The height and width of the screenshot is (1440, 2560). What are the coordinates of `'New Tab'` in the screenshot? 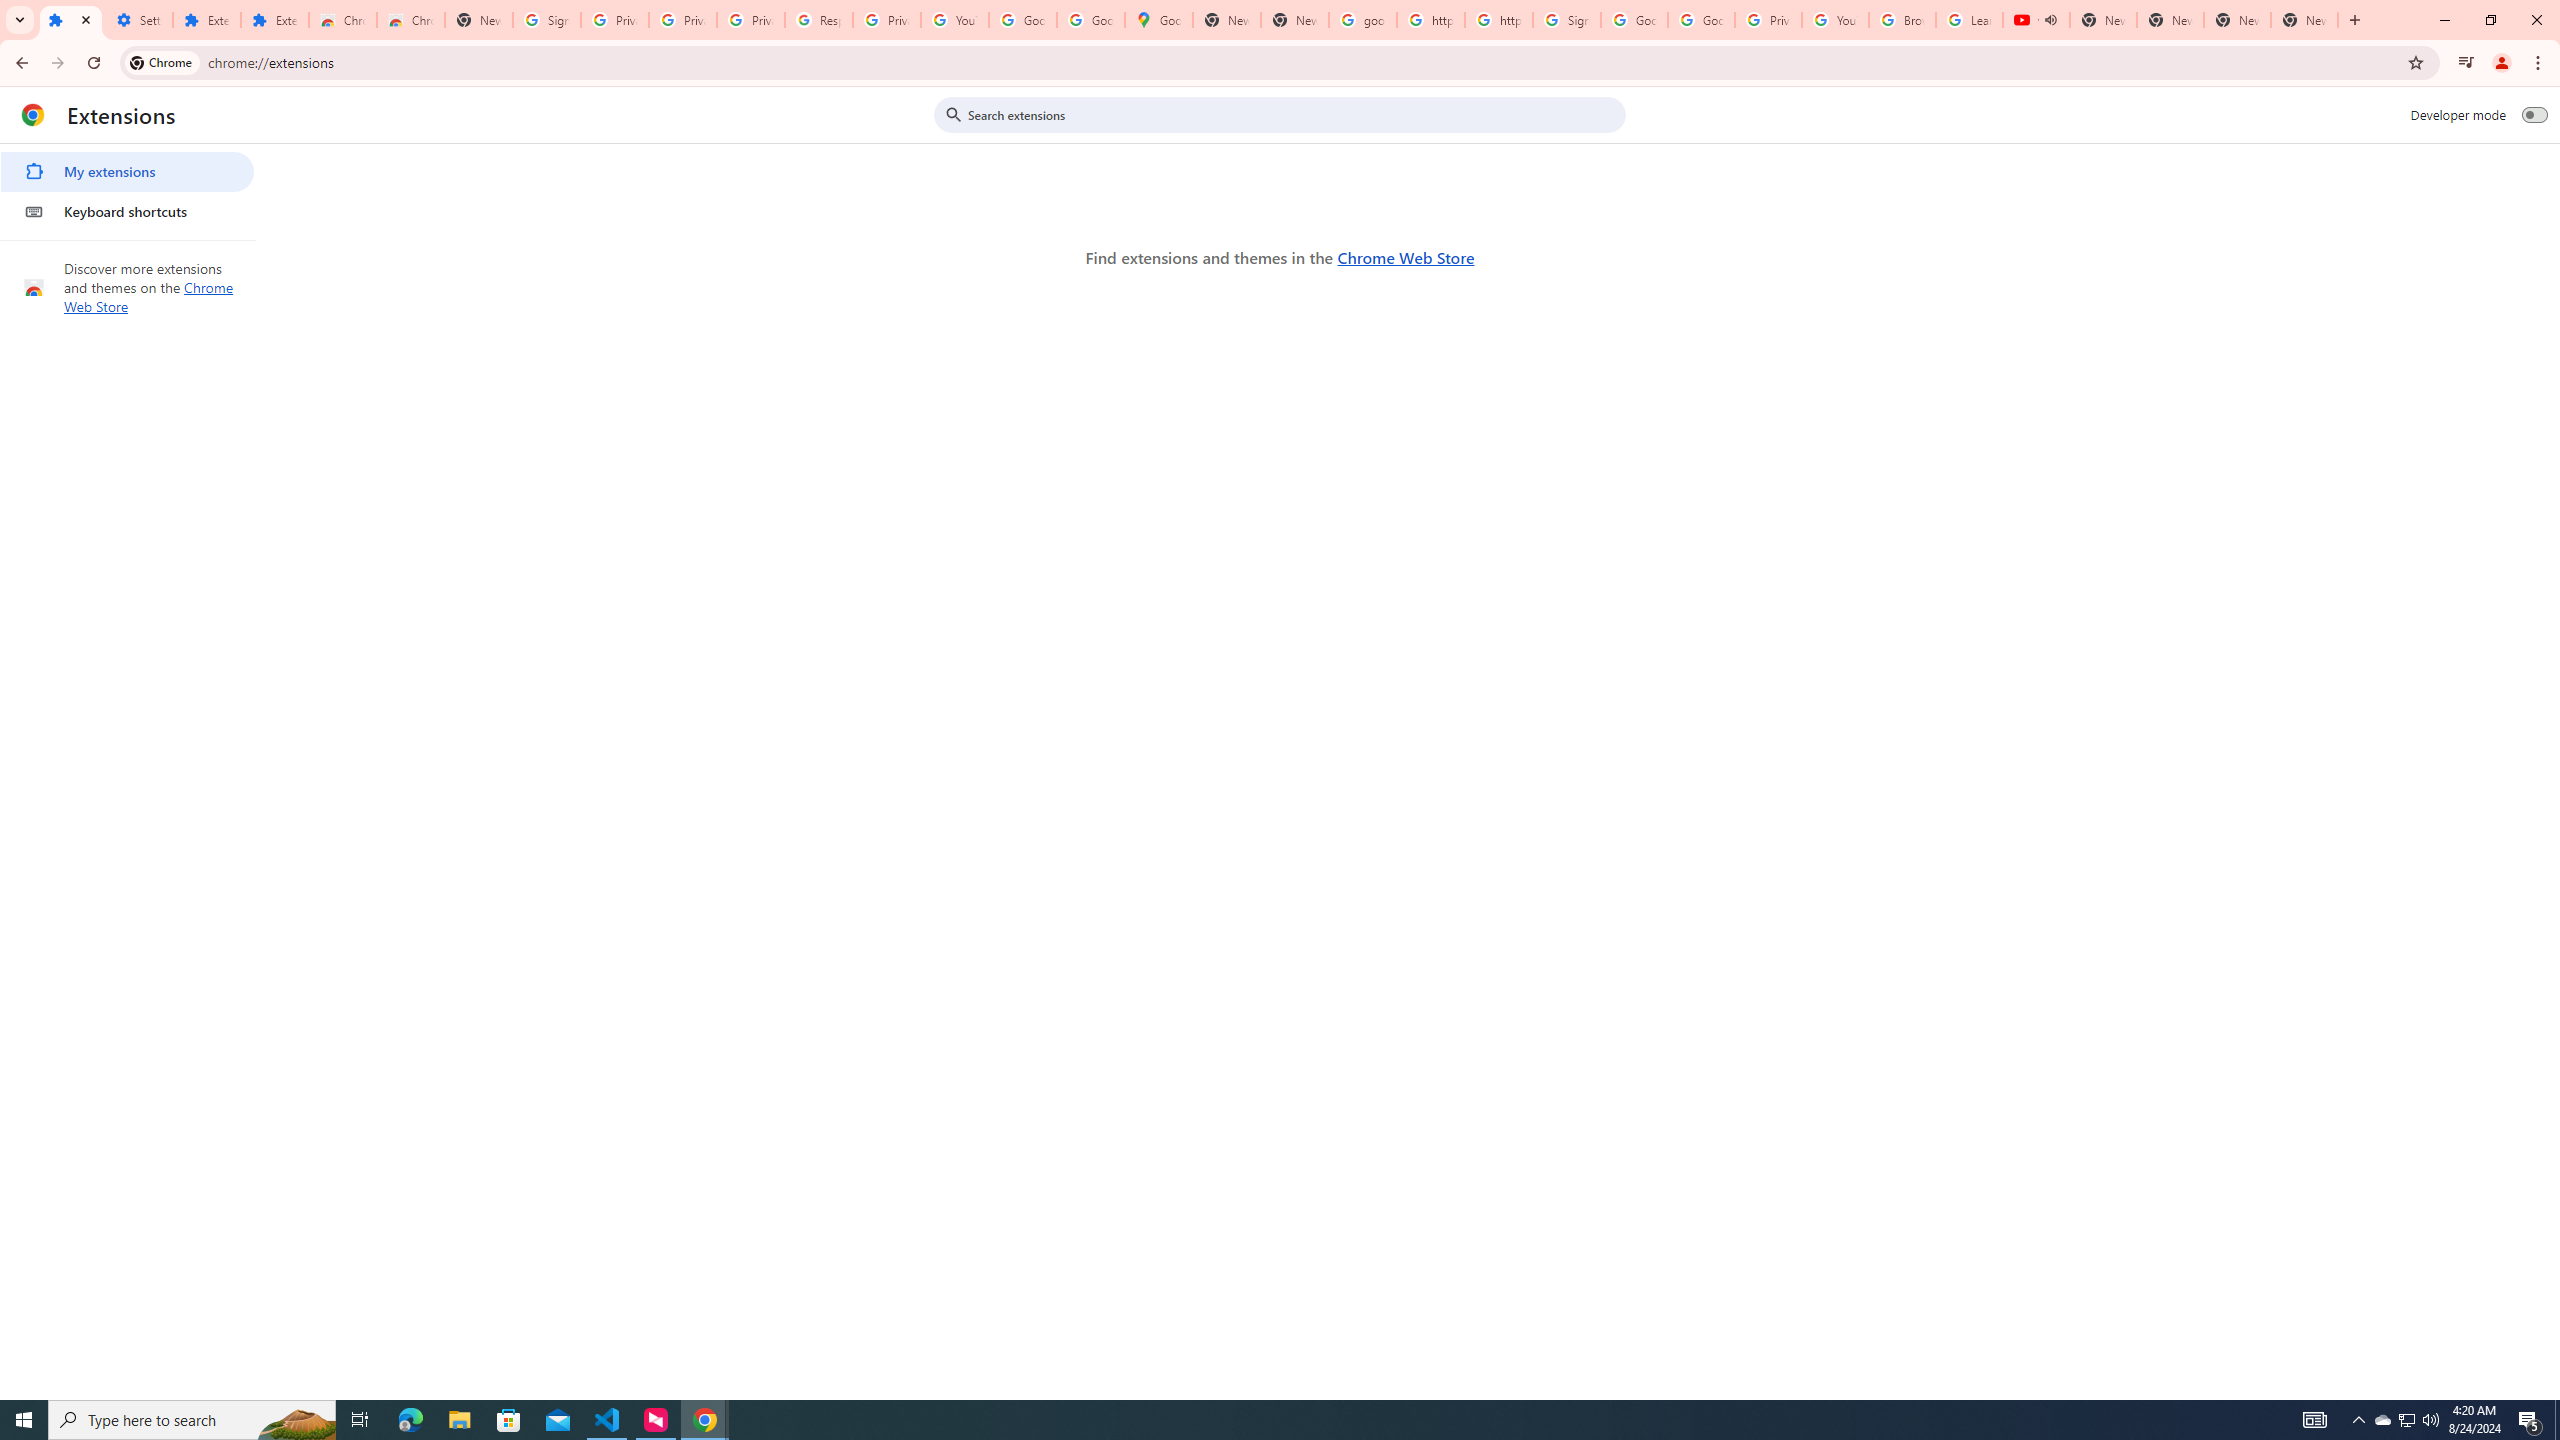 It's located at (2304, 19).